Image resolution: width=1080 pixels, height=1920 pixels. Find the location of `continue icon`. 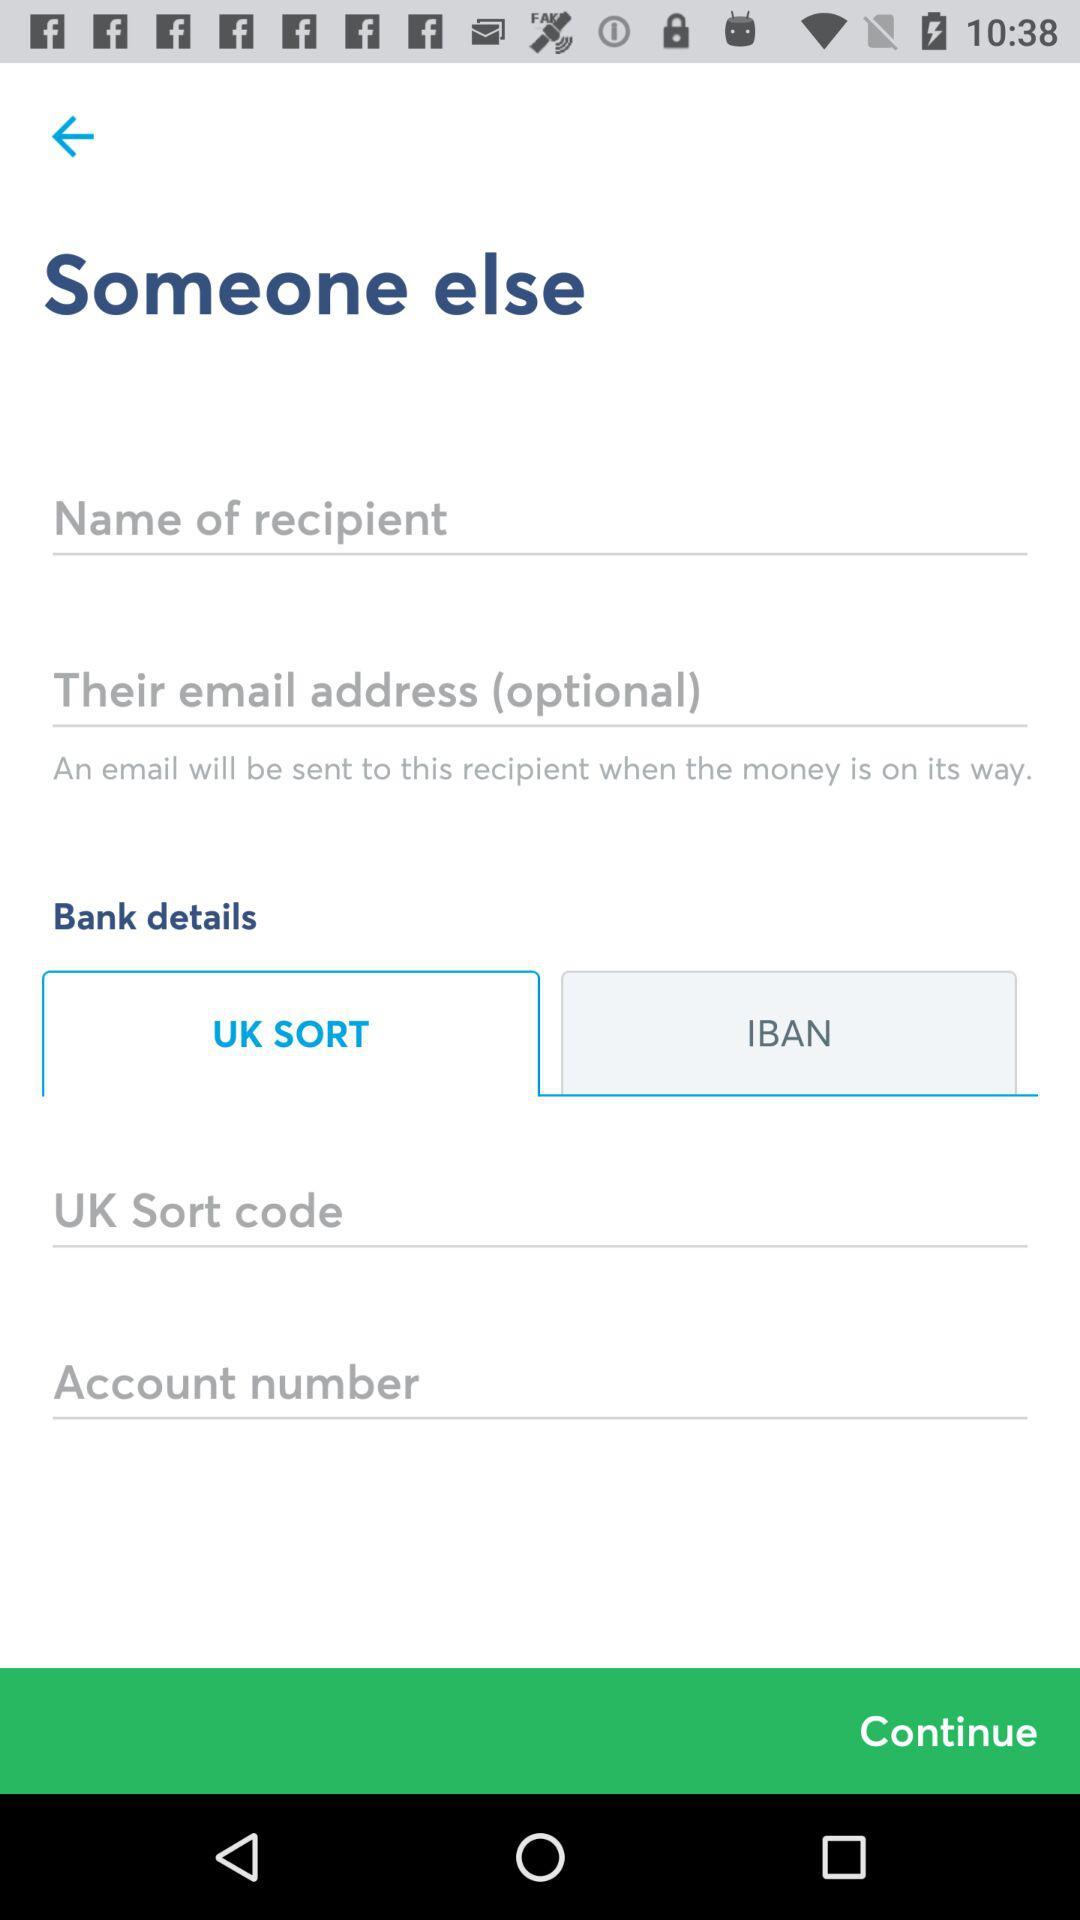

continue icon is located at coordinates (540, 1730).